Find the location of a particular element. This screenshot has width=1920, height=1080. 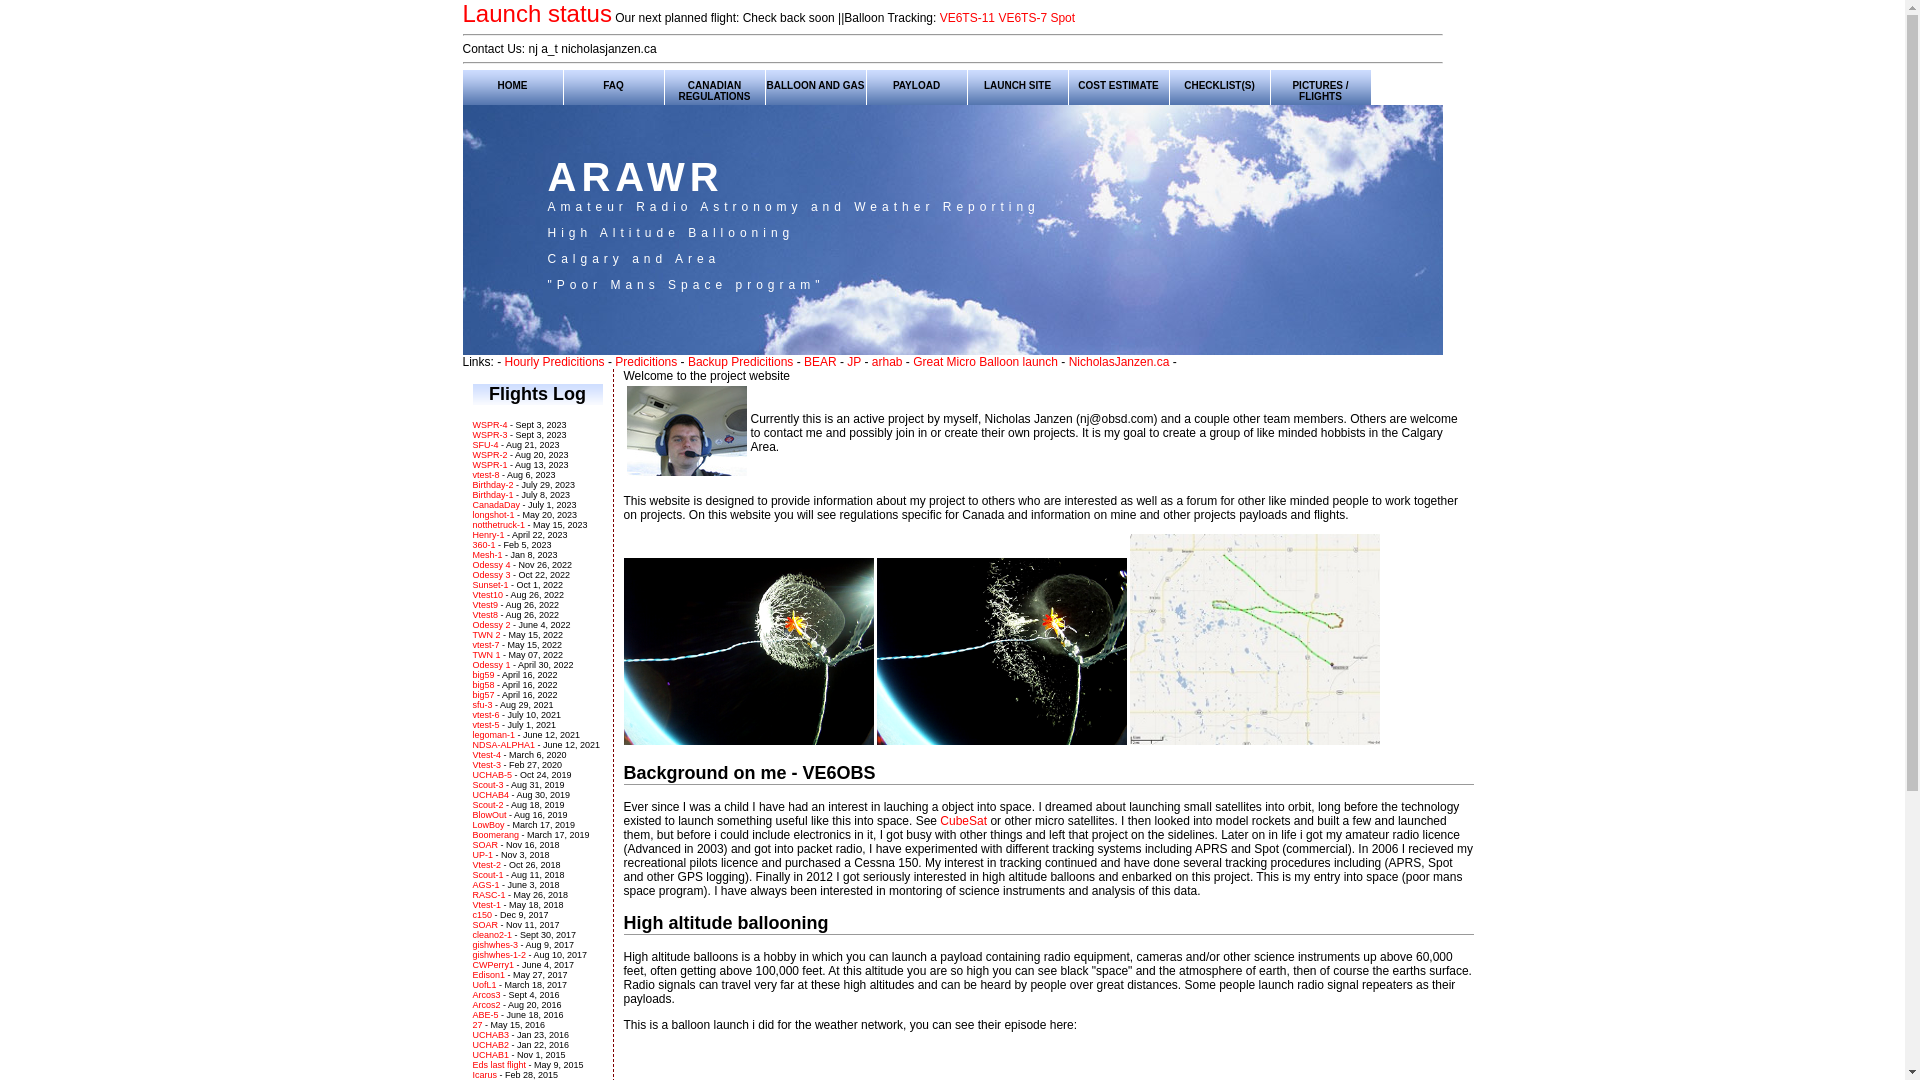

'Predicitions' is located at coordinates (646, 362).